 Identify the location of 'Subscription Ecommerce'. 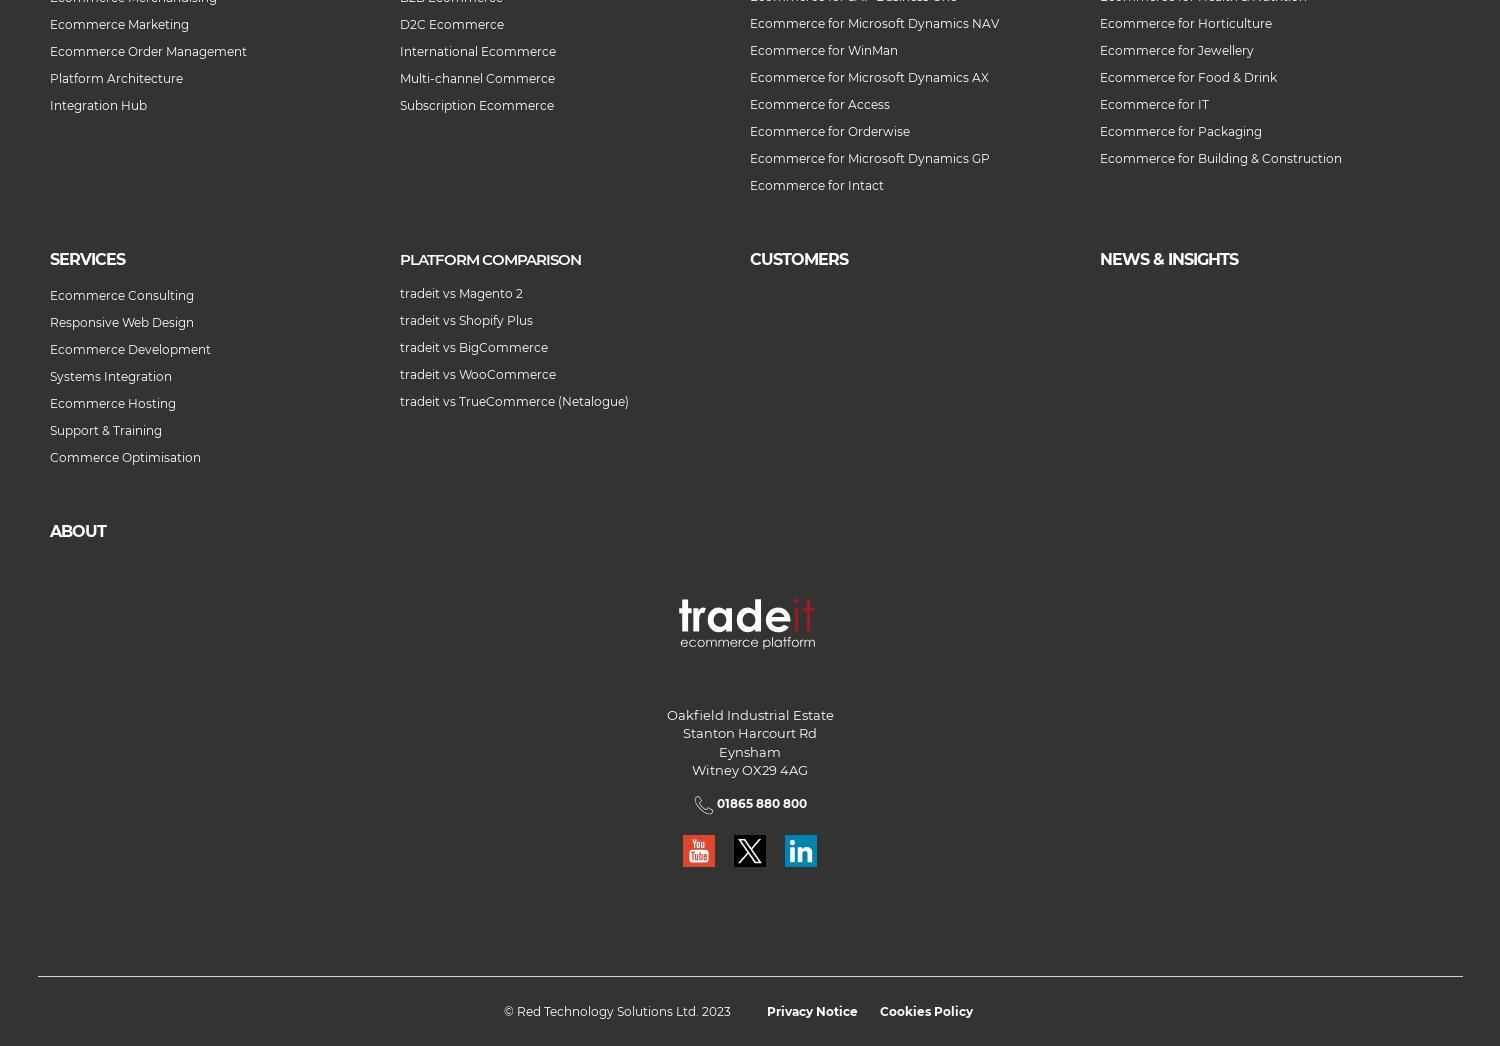
(476, 104).